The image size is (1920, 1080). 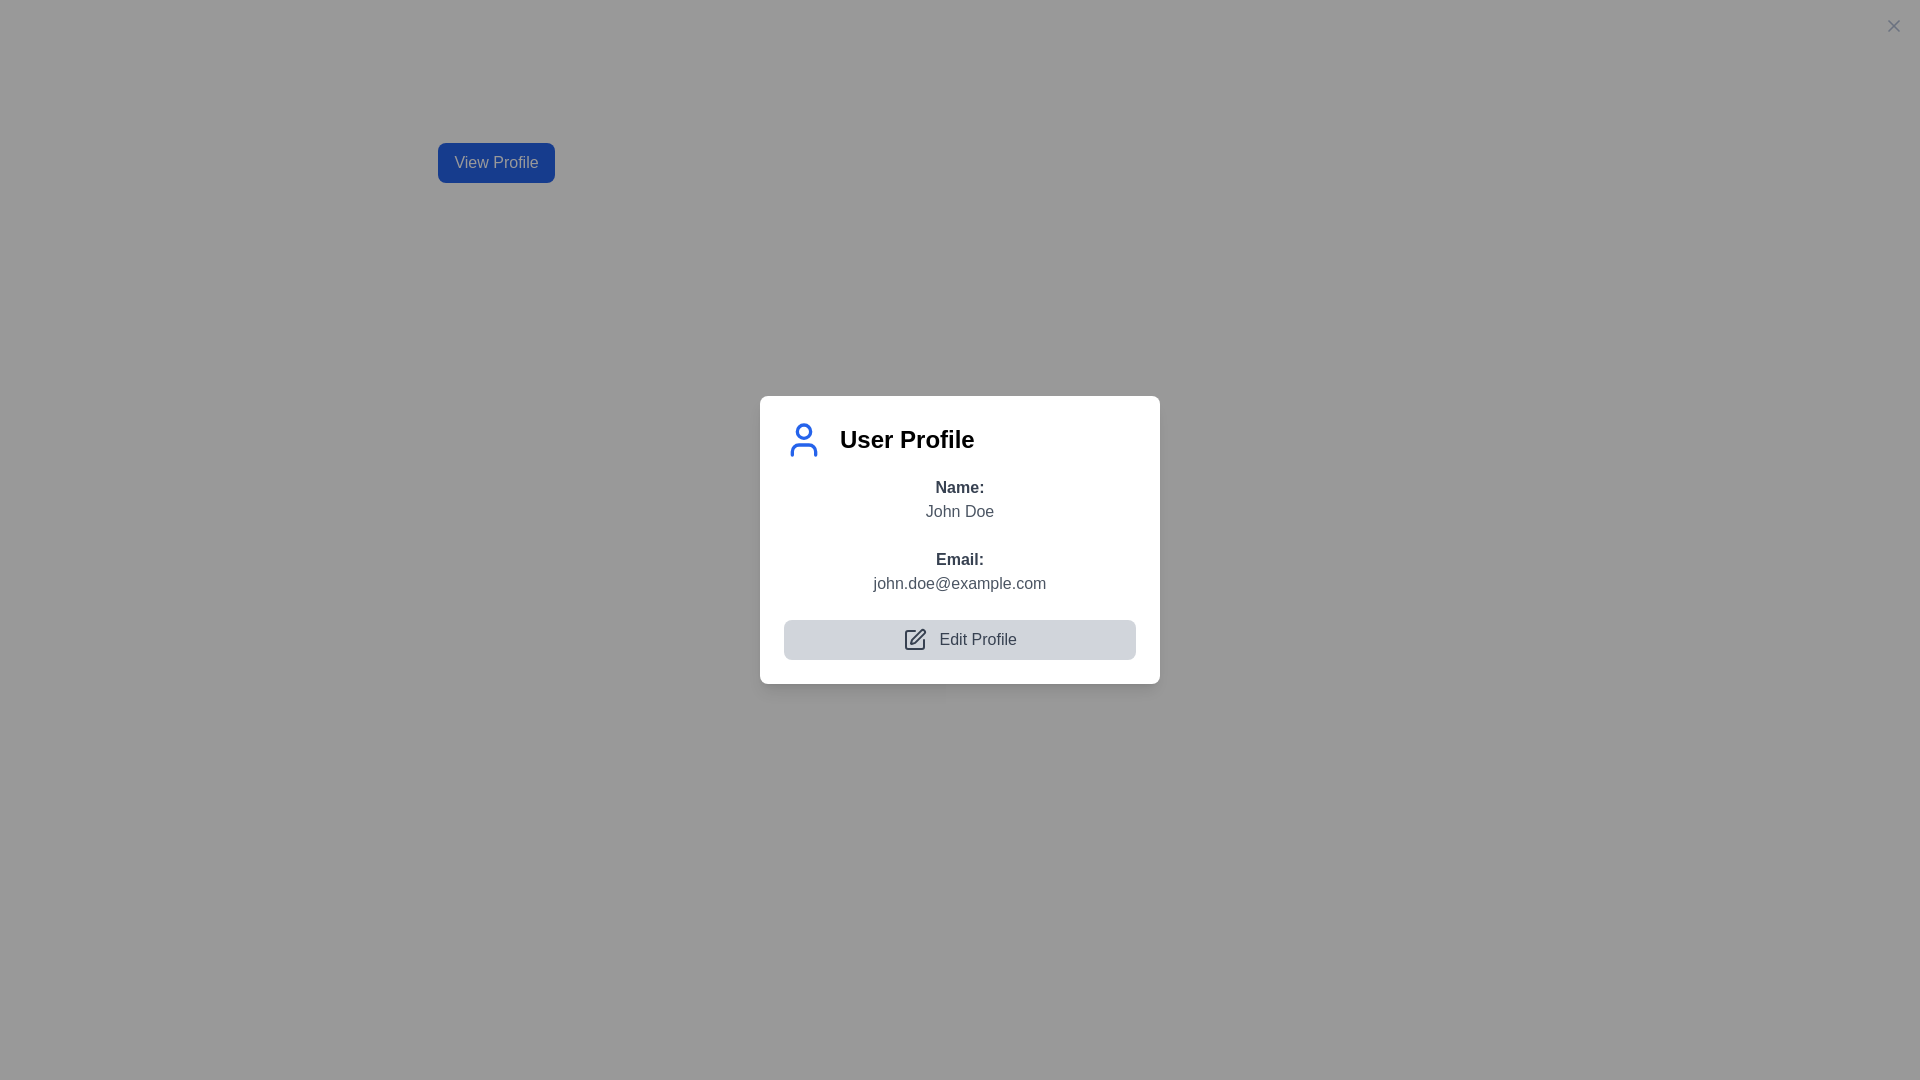 I want to click on the 'View Profile' button, which is a rounded rectangular button with white text on a blue background, so click(x=496, y=161).